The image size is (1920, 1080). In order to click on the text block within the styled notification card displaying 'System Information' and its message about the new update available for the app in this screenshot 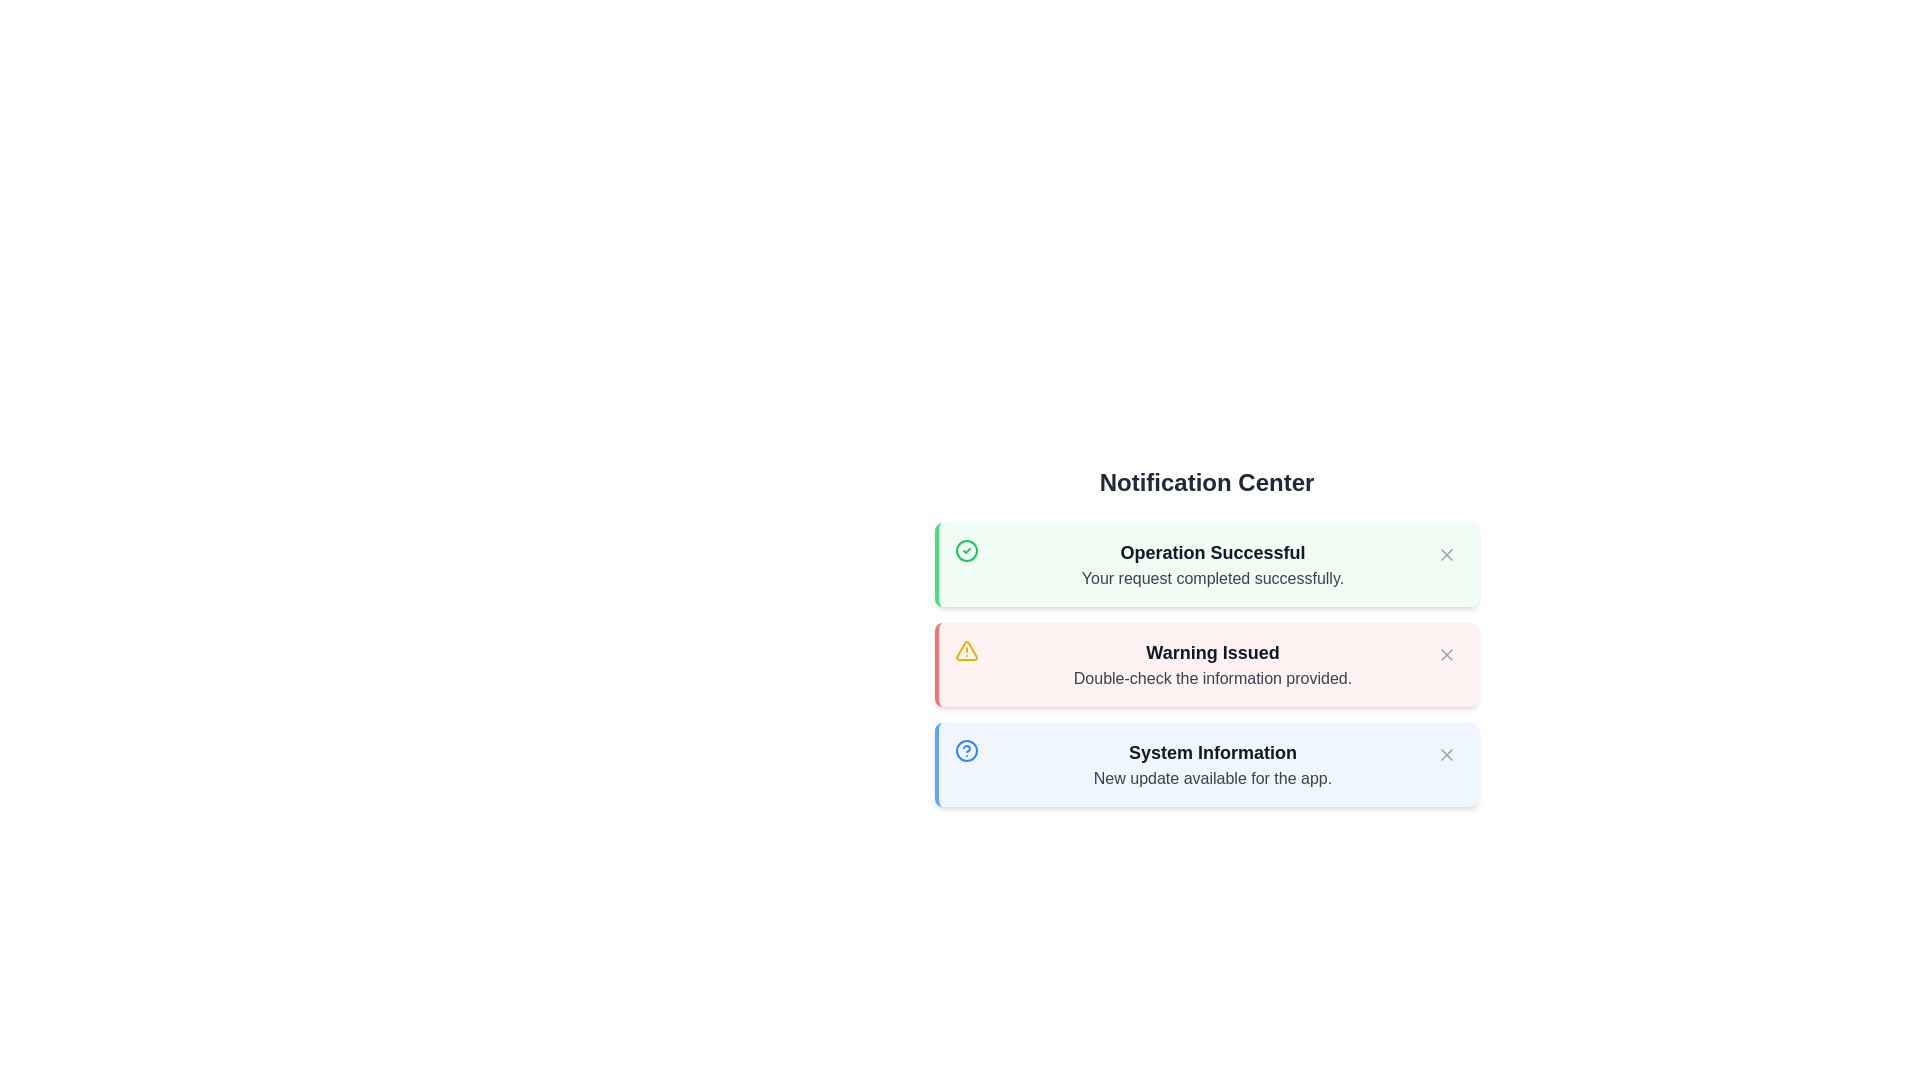, I will do `click(1212, 764)`.